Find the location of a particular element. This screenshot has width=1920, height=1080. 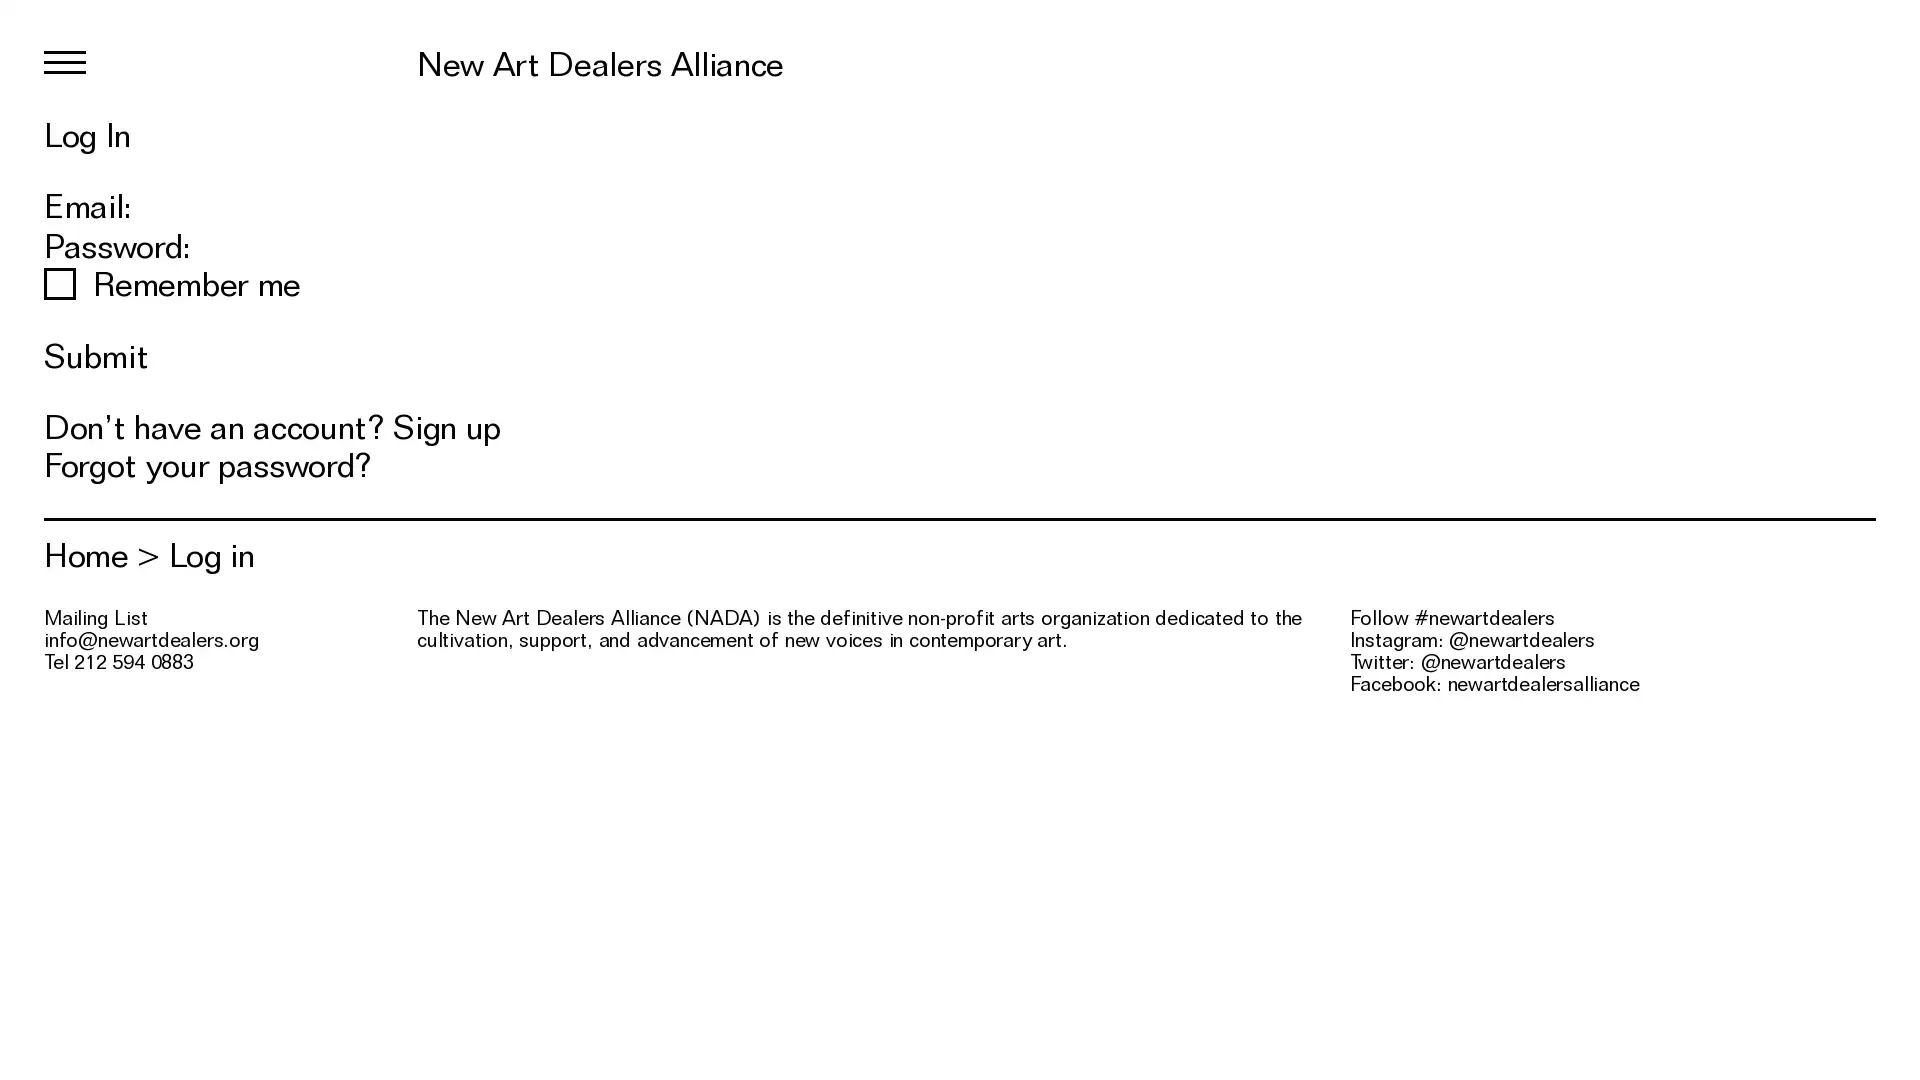

Submit is located at coordinates (94, 353).